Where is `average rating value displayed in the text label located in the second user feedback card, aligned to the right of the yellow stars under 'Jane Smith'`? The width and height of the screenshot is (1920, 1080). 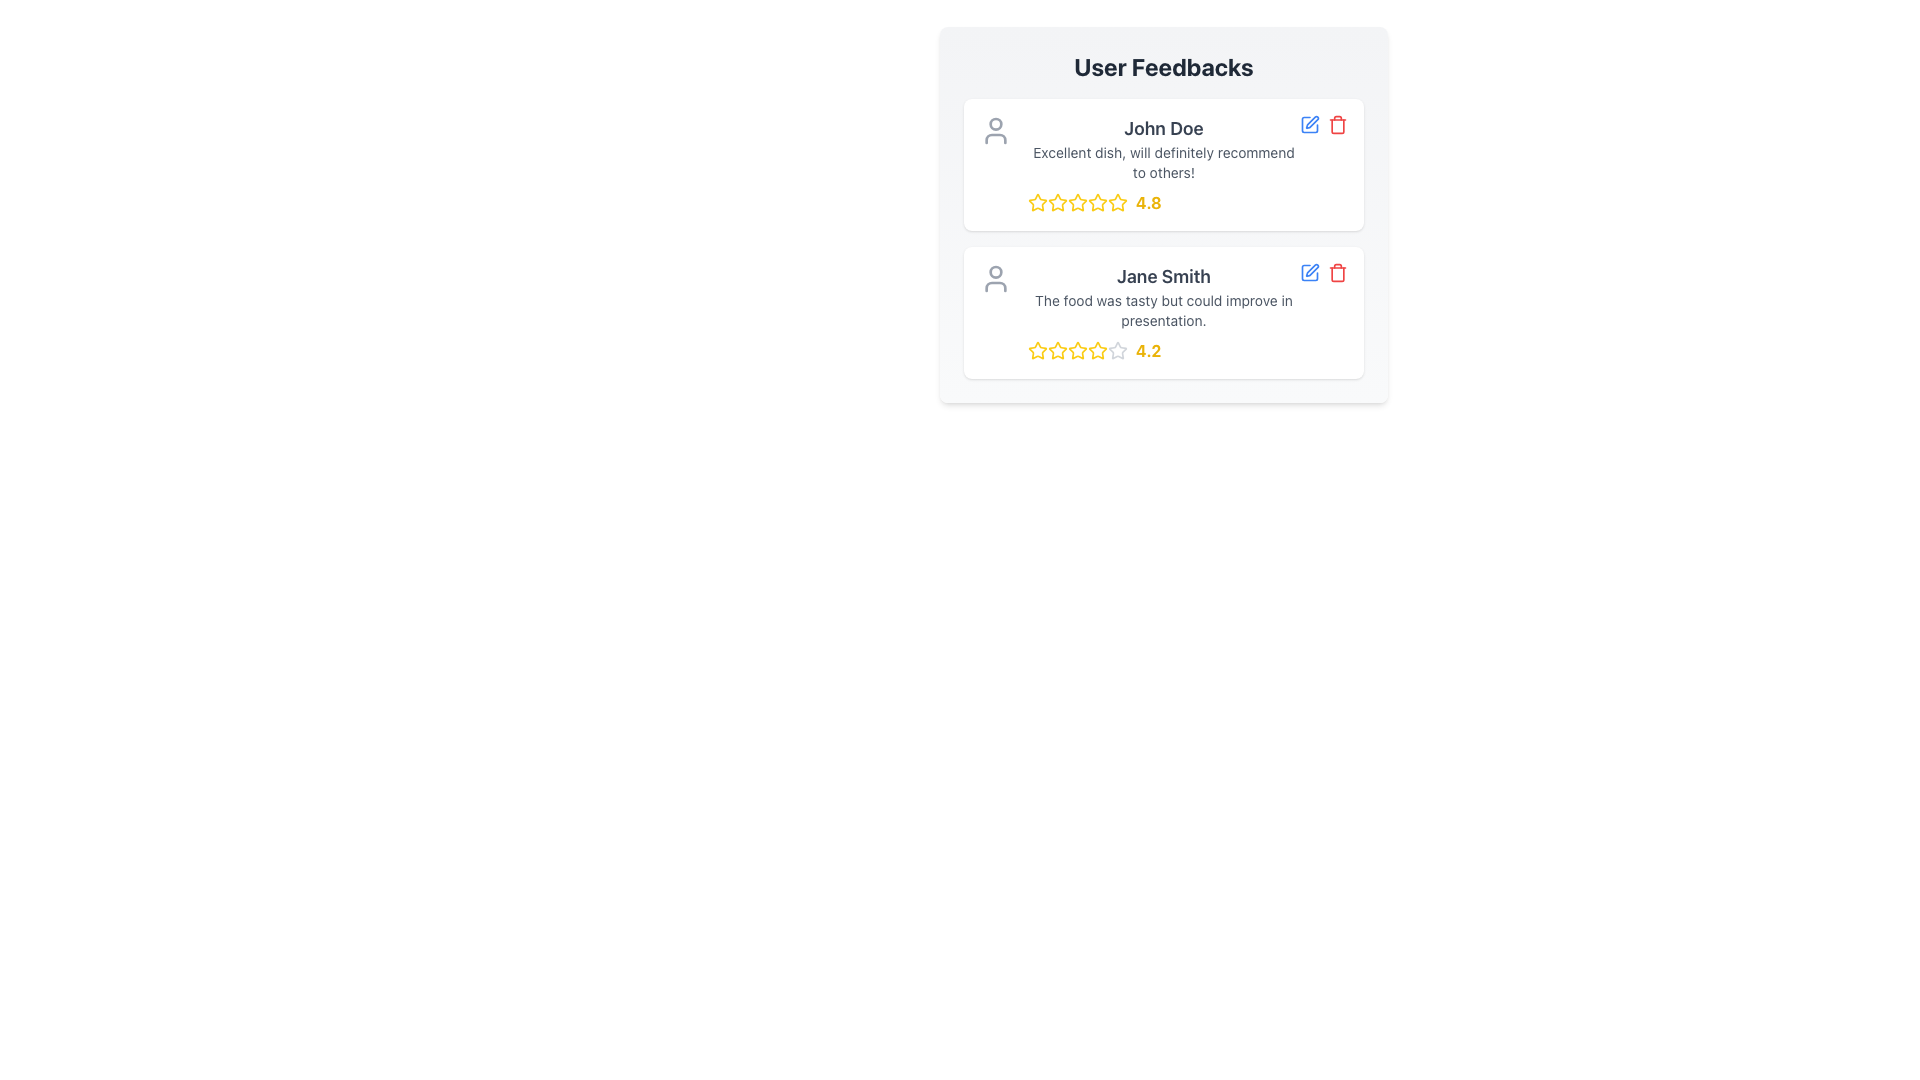 average rating value displayed in the text label located in the second user feedback card, aligned to the right of the yellow stars under 'Jane Smith' is located at coordinates (1148, 350).